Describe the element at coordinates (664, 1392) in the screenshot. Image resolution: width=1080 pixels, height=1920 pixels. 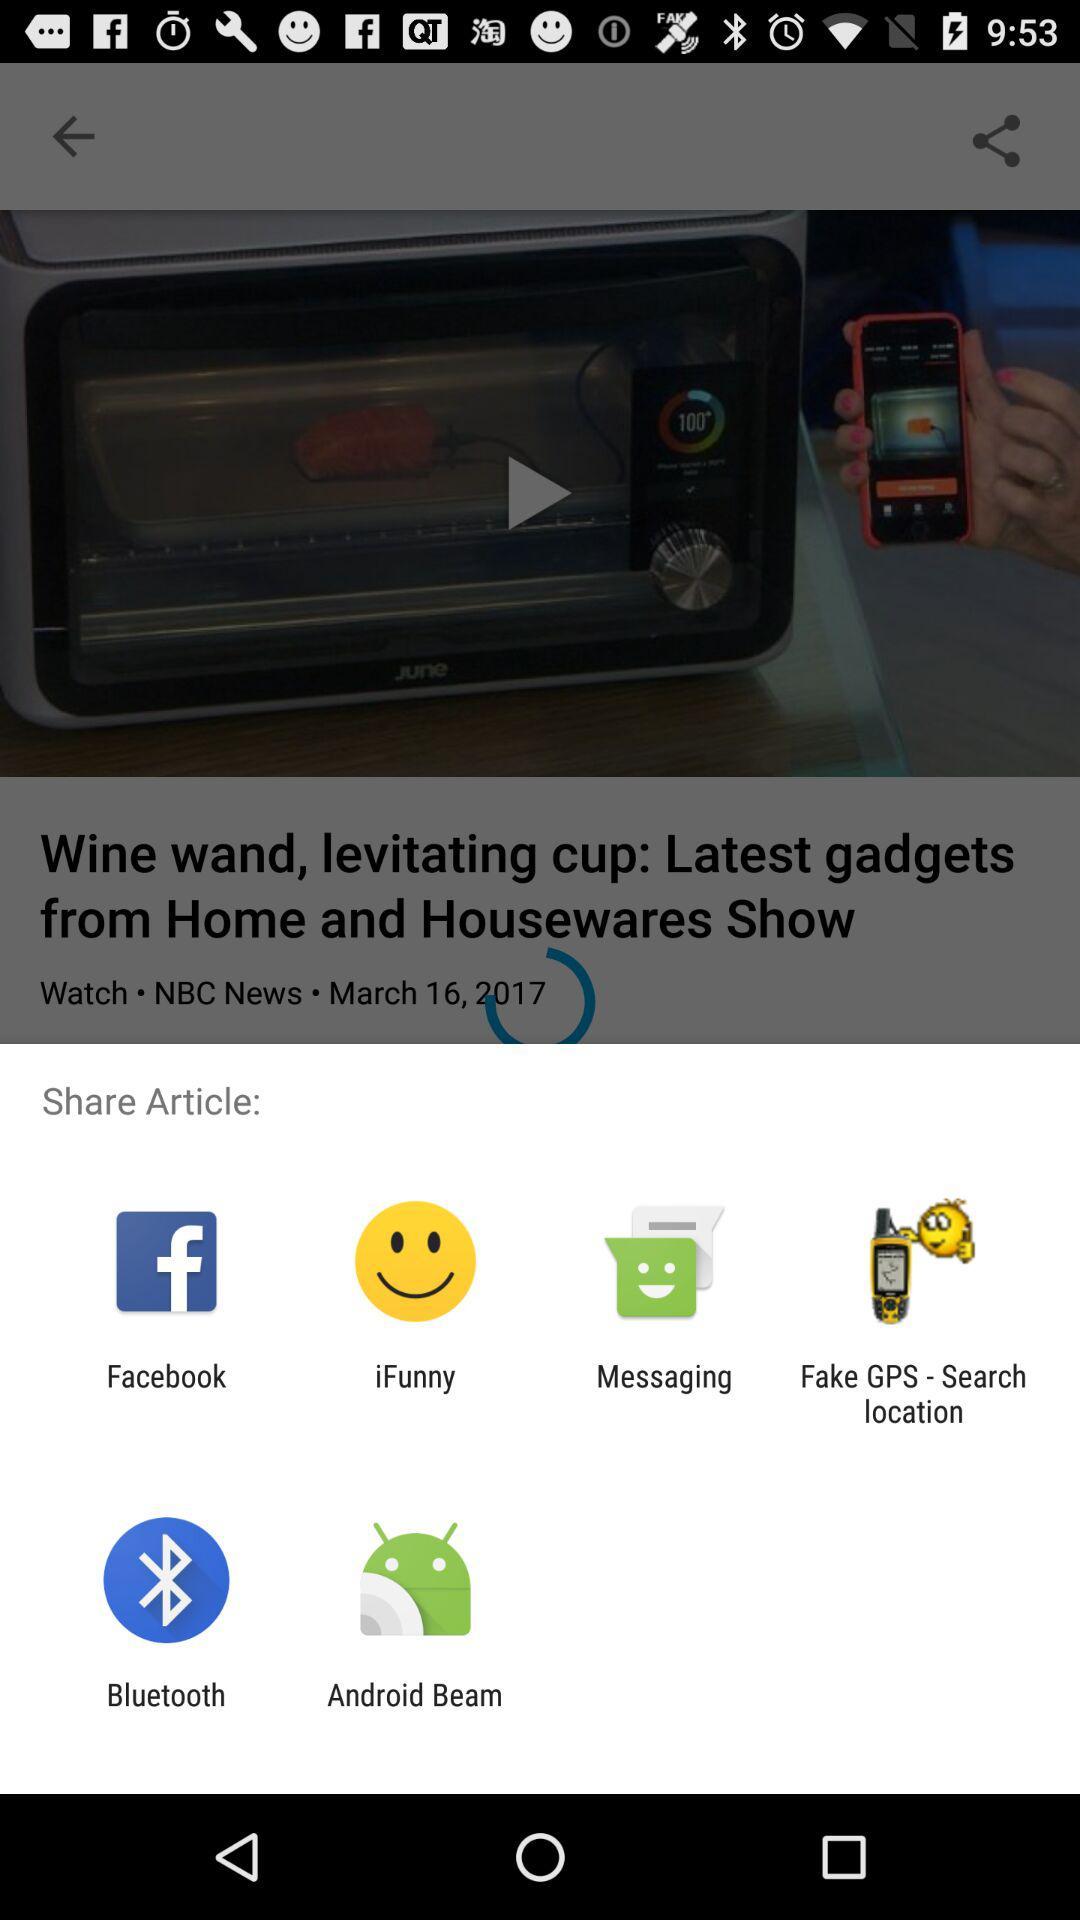
I see `app next to ifunny icon` at that location.